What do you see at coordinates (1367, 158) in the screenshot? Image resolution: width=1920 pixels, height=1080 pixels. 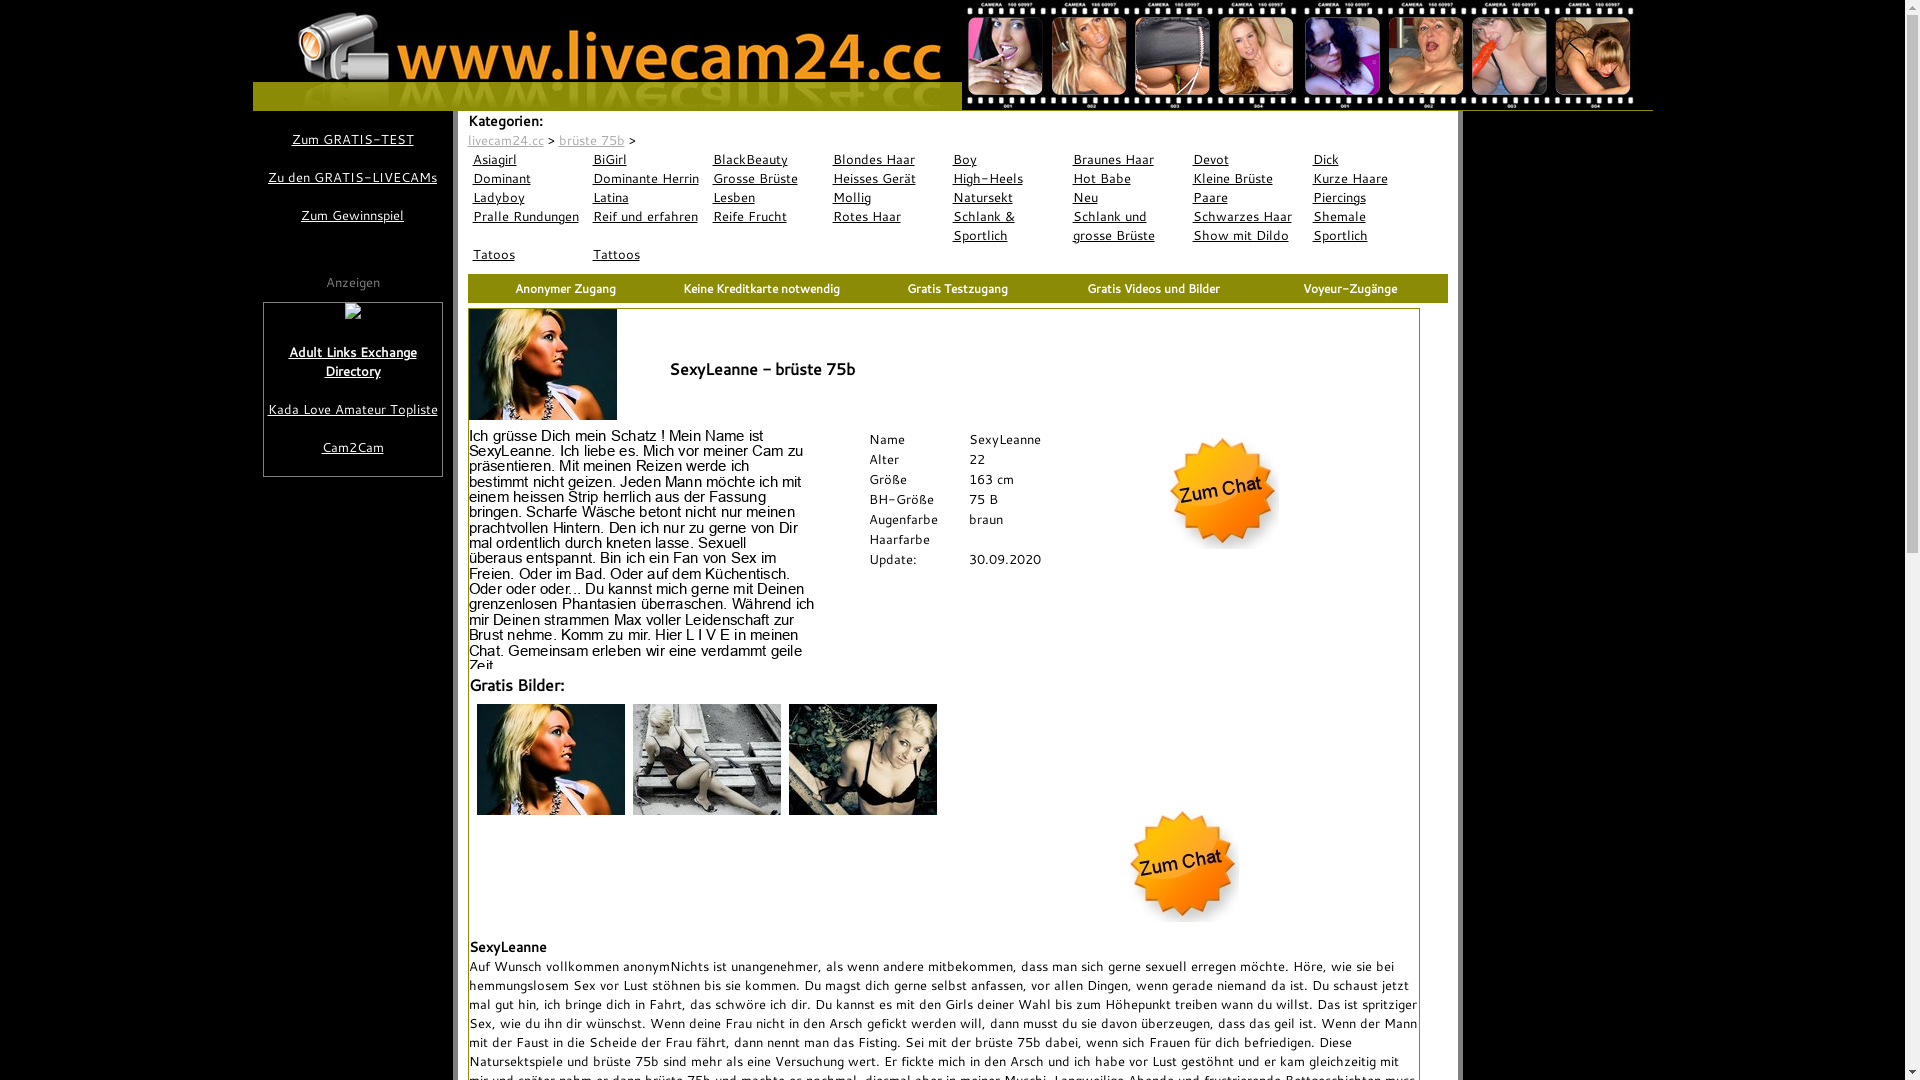 I see `'Dick'` at bounding box center [1367, 158].